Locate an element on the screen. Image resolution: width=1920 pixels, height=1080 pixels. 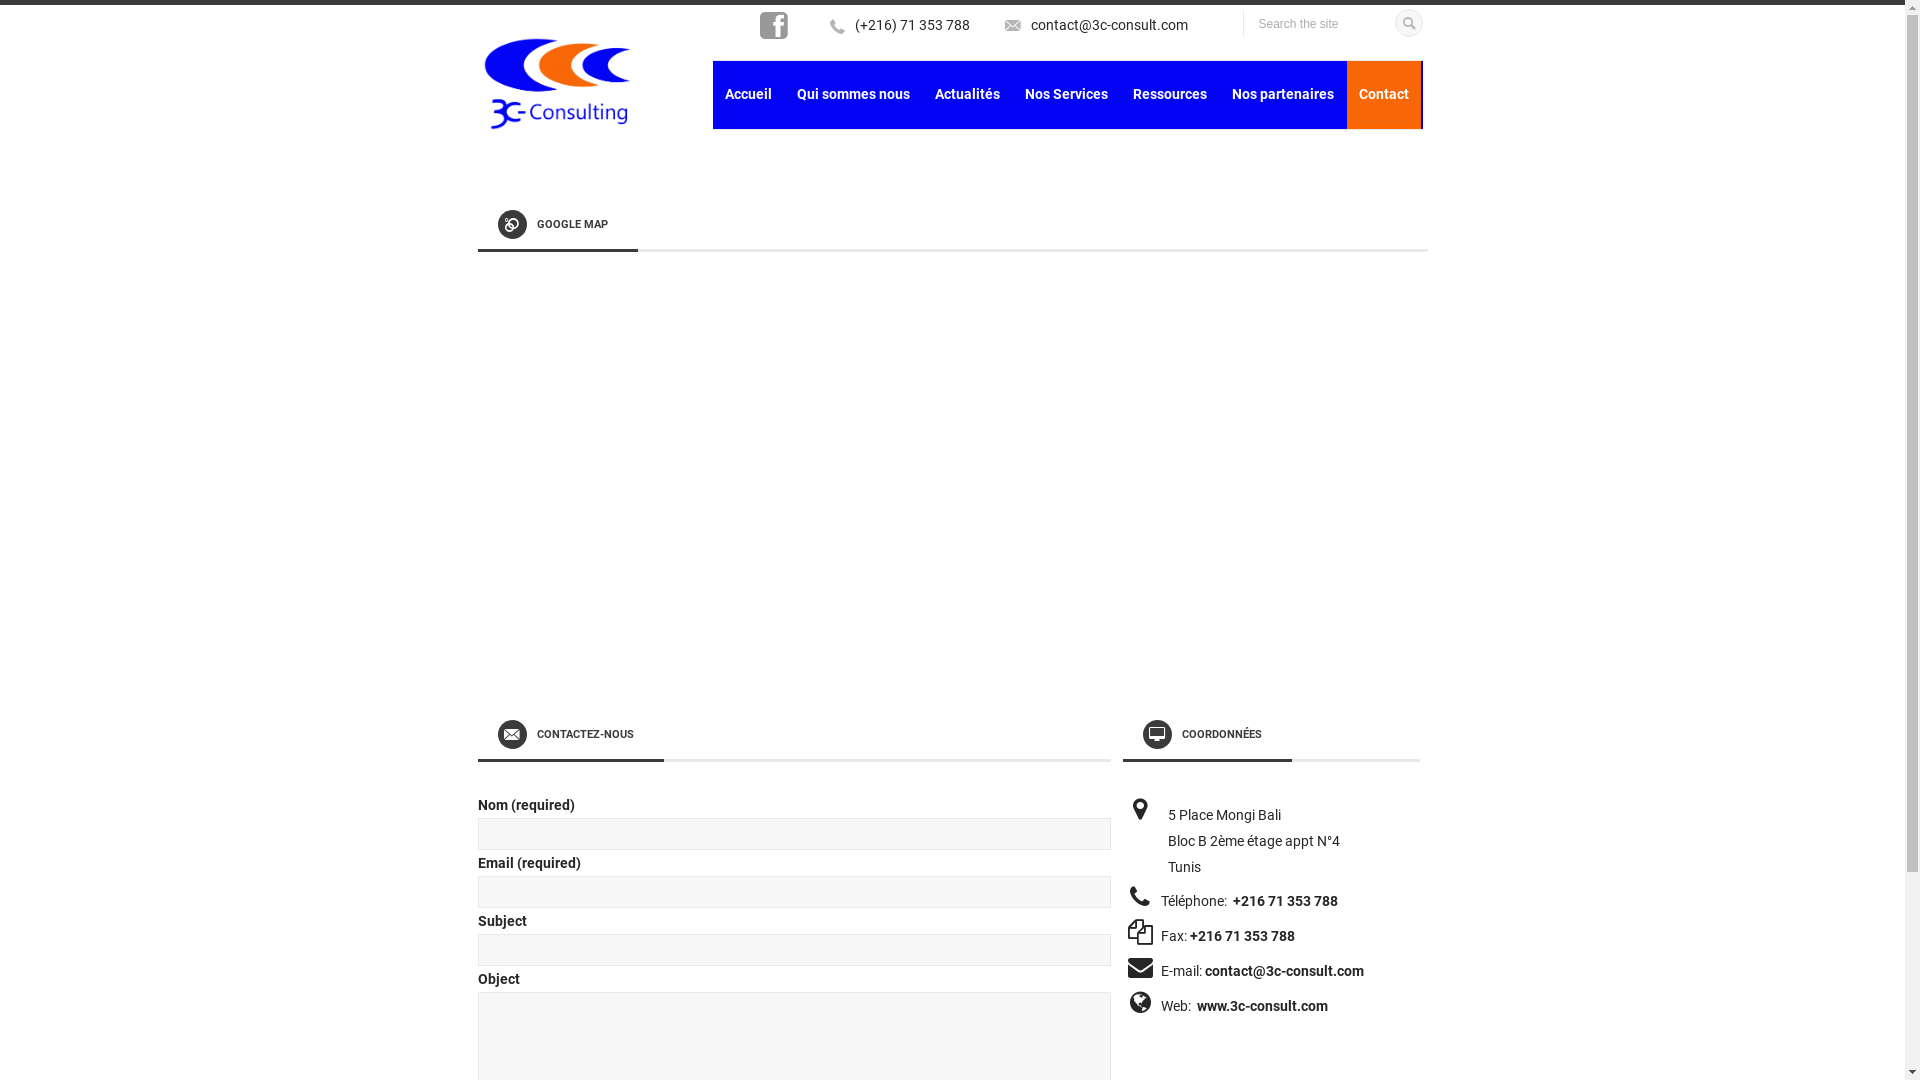
'Recherche' is located at coordinates (1406, 19).